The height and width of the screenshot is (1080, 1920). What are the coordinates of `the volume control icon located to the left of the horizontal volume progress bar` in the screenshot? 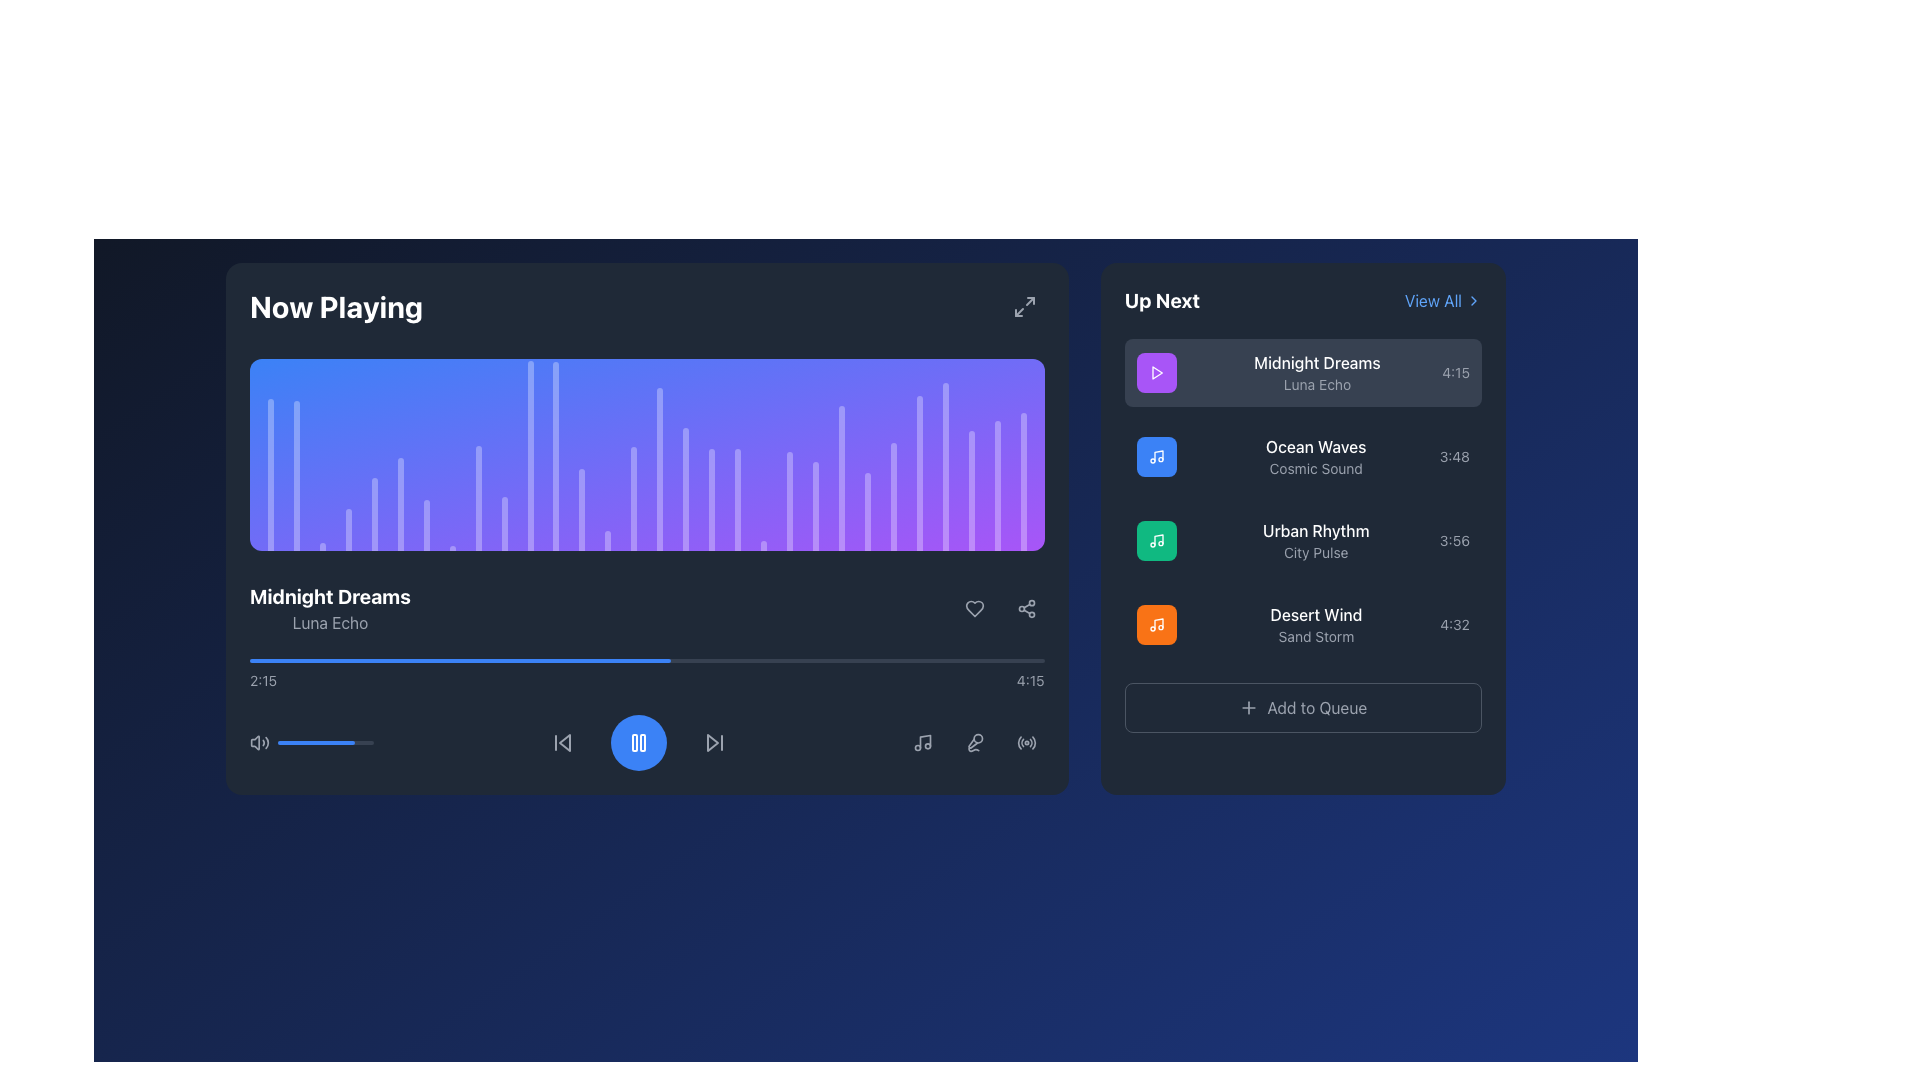 It's located at (258, 743).